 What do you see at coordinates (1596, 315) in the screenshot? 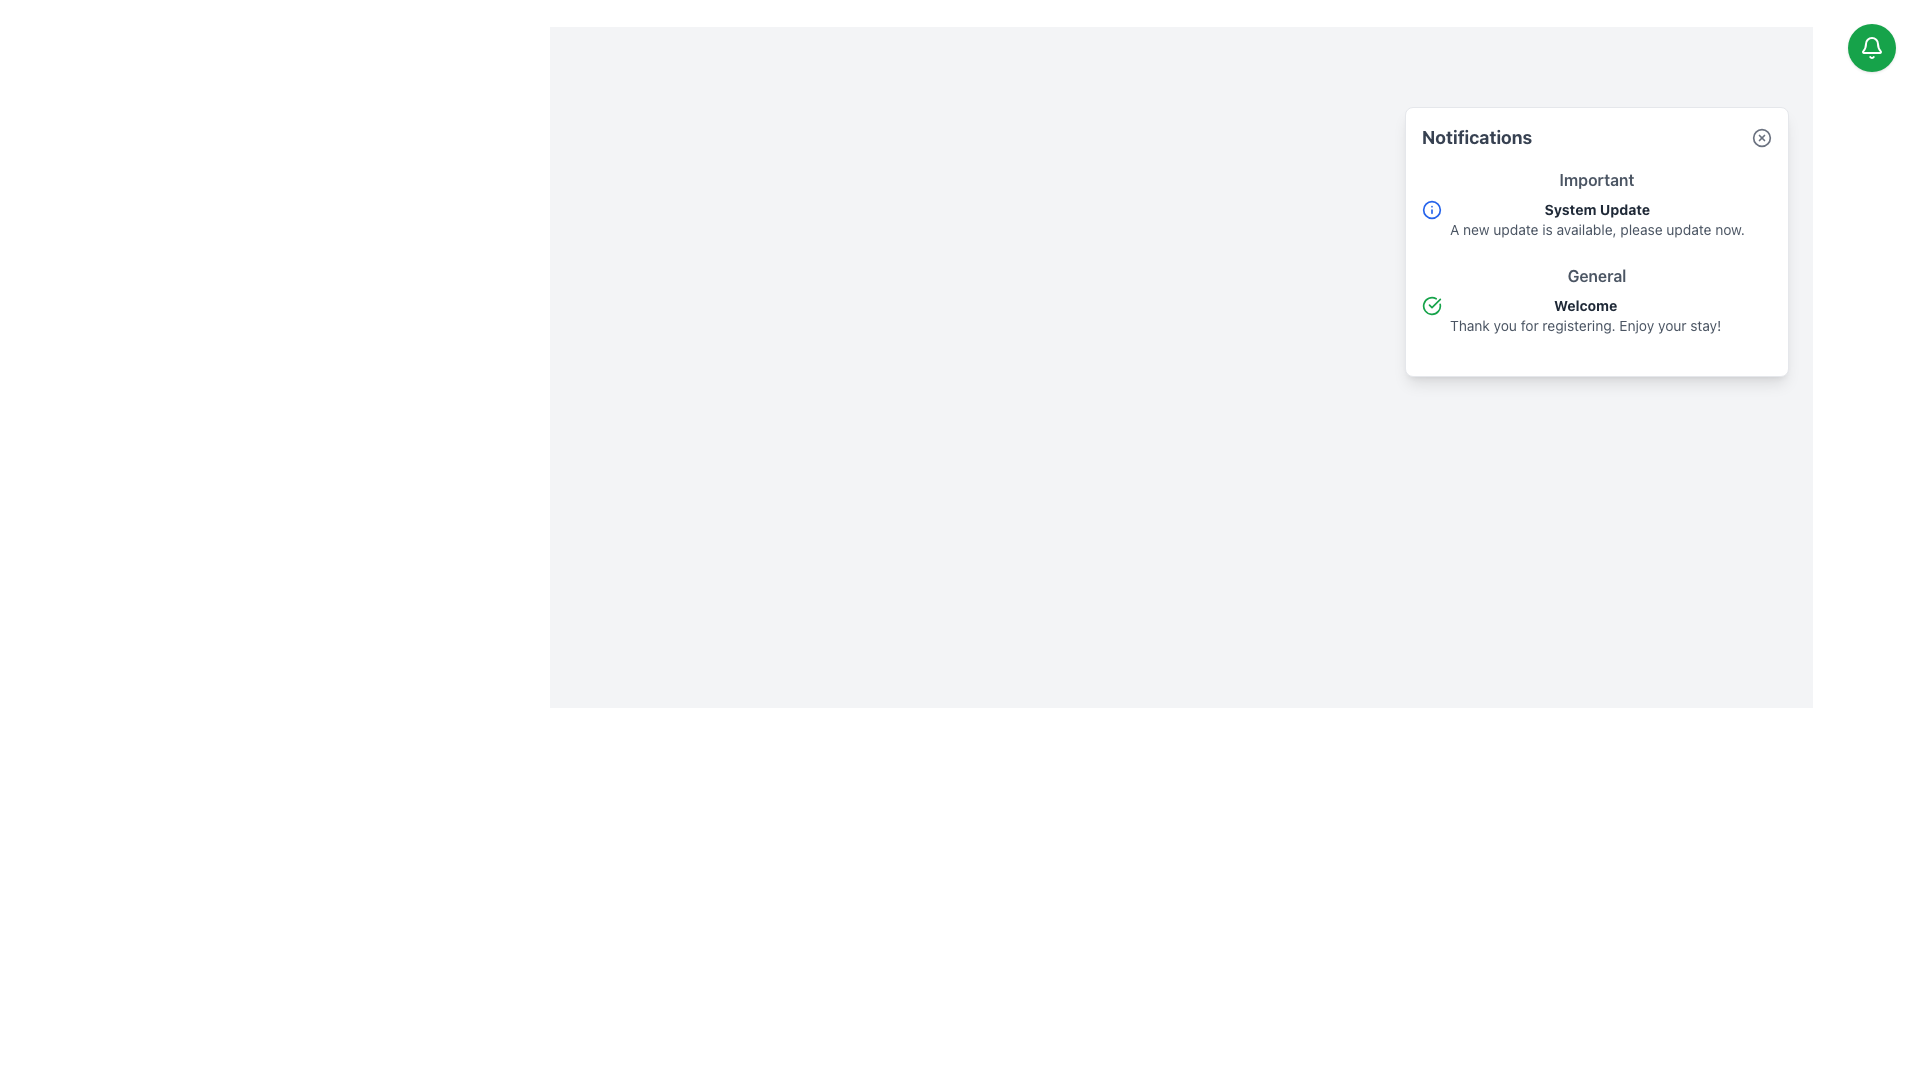
I see `the text block containing the title 'Welcome' and the message 'Thank you for registering. Enjoy your stay!', which is located under the 'General' section in the notification dropdown` at bounding box center [1596, 315].